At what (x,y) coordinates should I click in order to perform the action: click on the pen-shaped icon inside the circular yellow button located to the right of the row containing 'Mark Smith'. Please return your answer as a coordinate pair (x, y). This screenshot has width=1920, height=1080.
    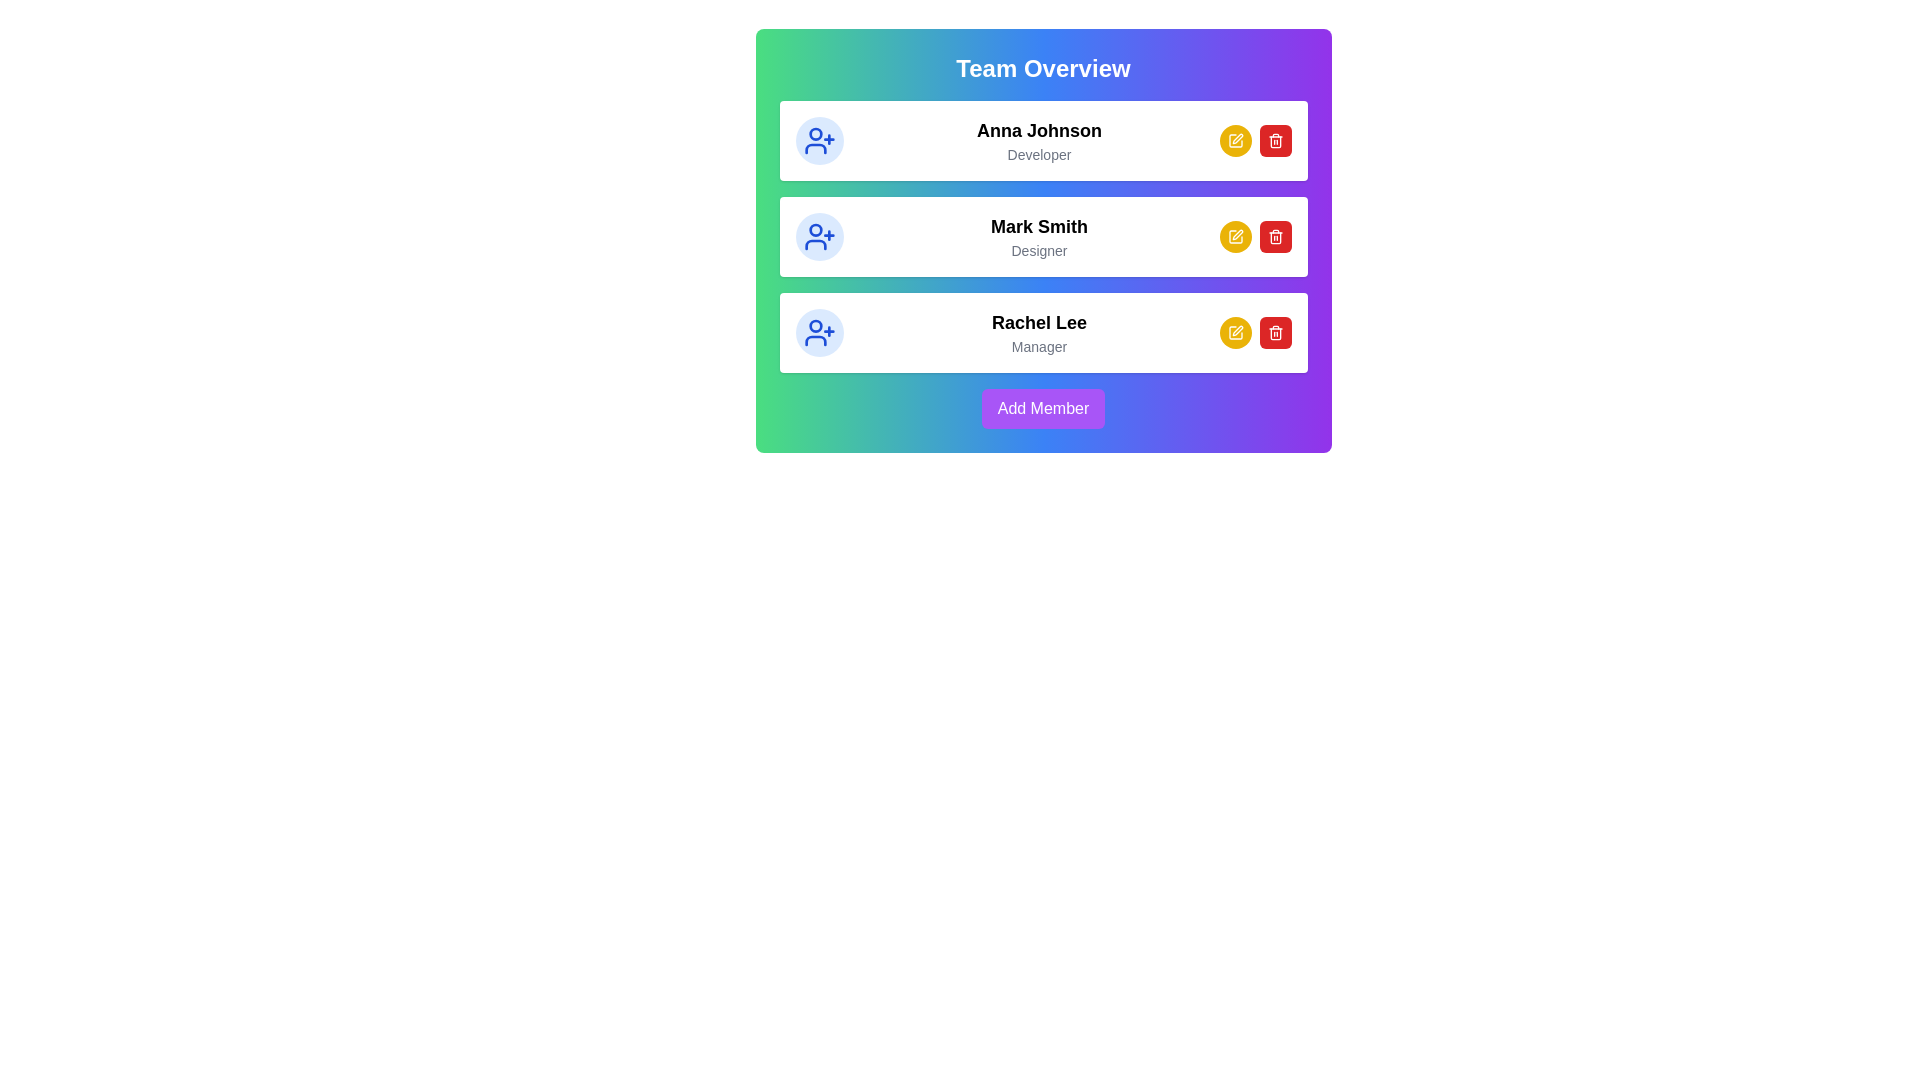
    Looking at the image, I should click on (1233, 235).